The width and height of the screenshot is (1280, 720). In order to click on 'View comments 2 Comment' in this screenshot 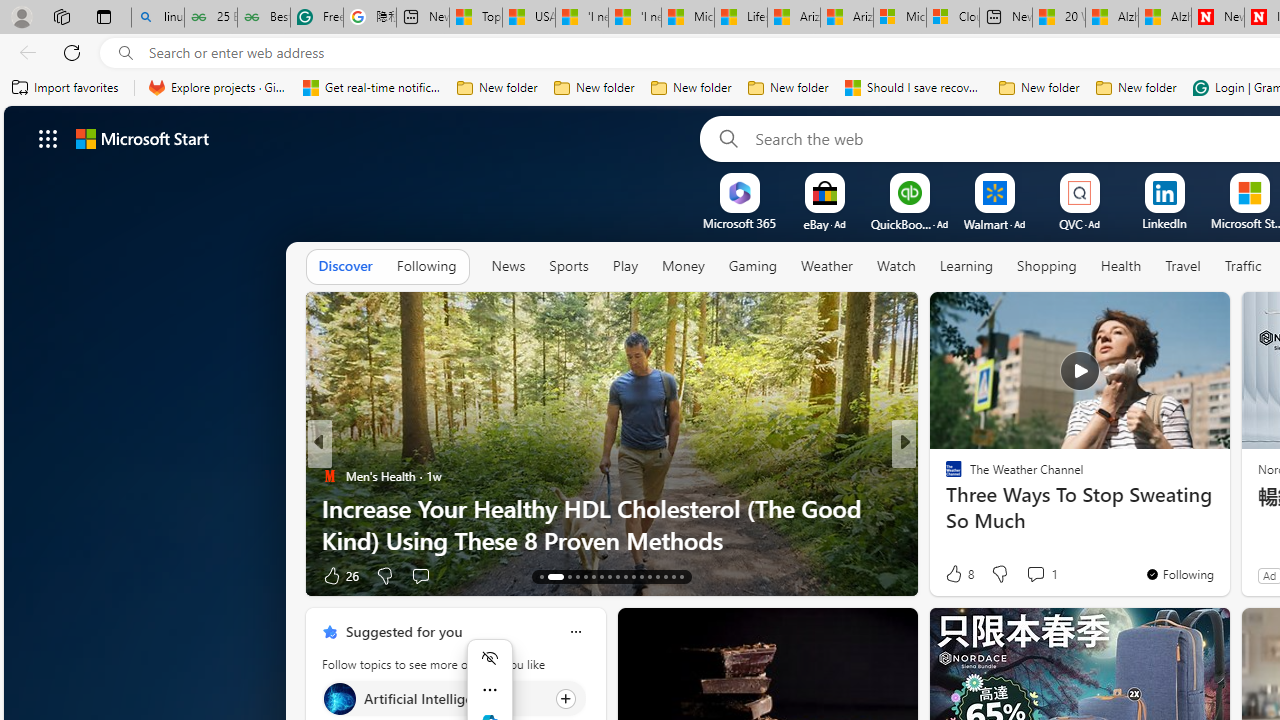, I will do `click(1035, 575)`.